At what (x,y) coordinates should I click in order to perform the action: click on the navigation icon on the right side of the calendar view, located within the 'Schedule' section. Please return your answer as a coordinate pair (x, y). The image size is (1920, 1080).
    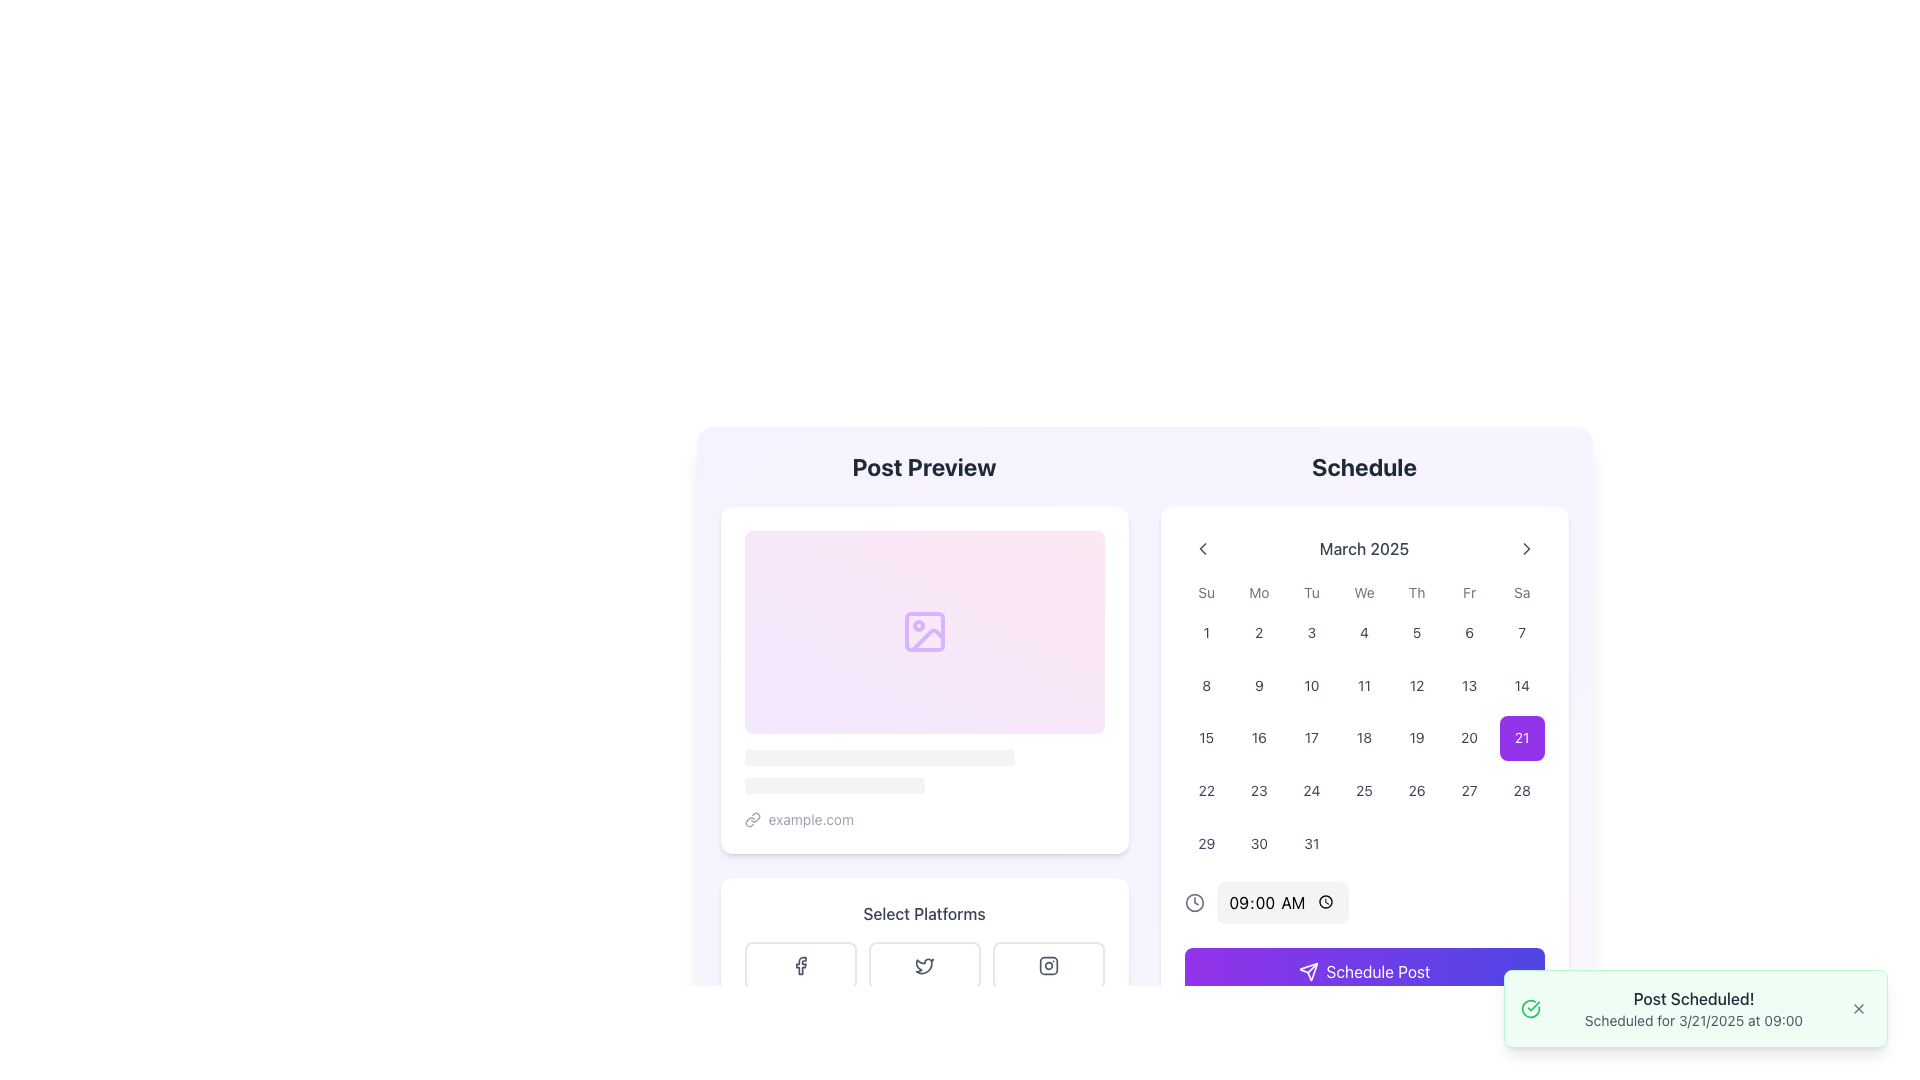
    Looking at the image, I should click on (1525, 548).